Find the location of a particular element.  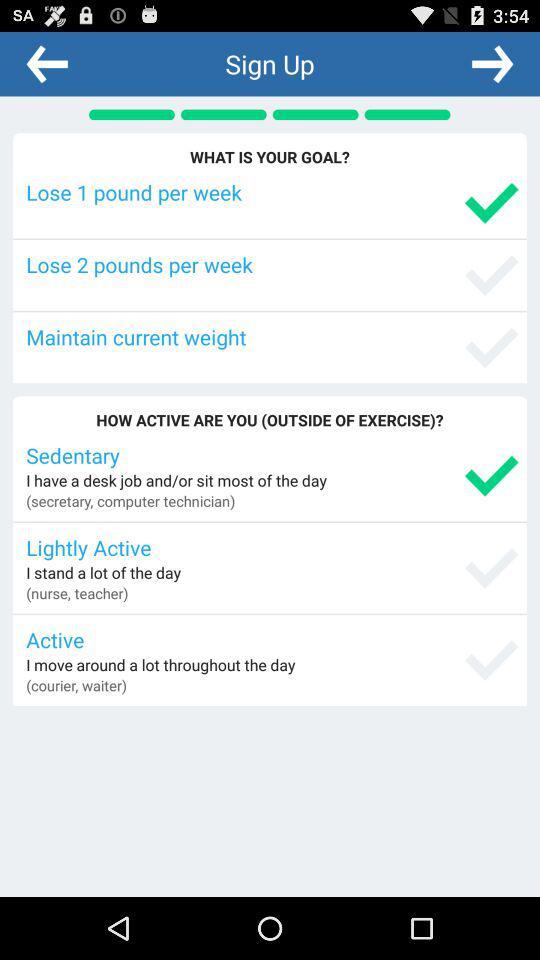

the app above i have a icon is located at coordinates (271, 455).